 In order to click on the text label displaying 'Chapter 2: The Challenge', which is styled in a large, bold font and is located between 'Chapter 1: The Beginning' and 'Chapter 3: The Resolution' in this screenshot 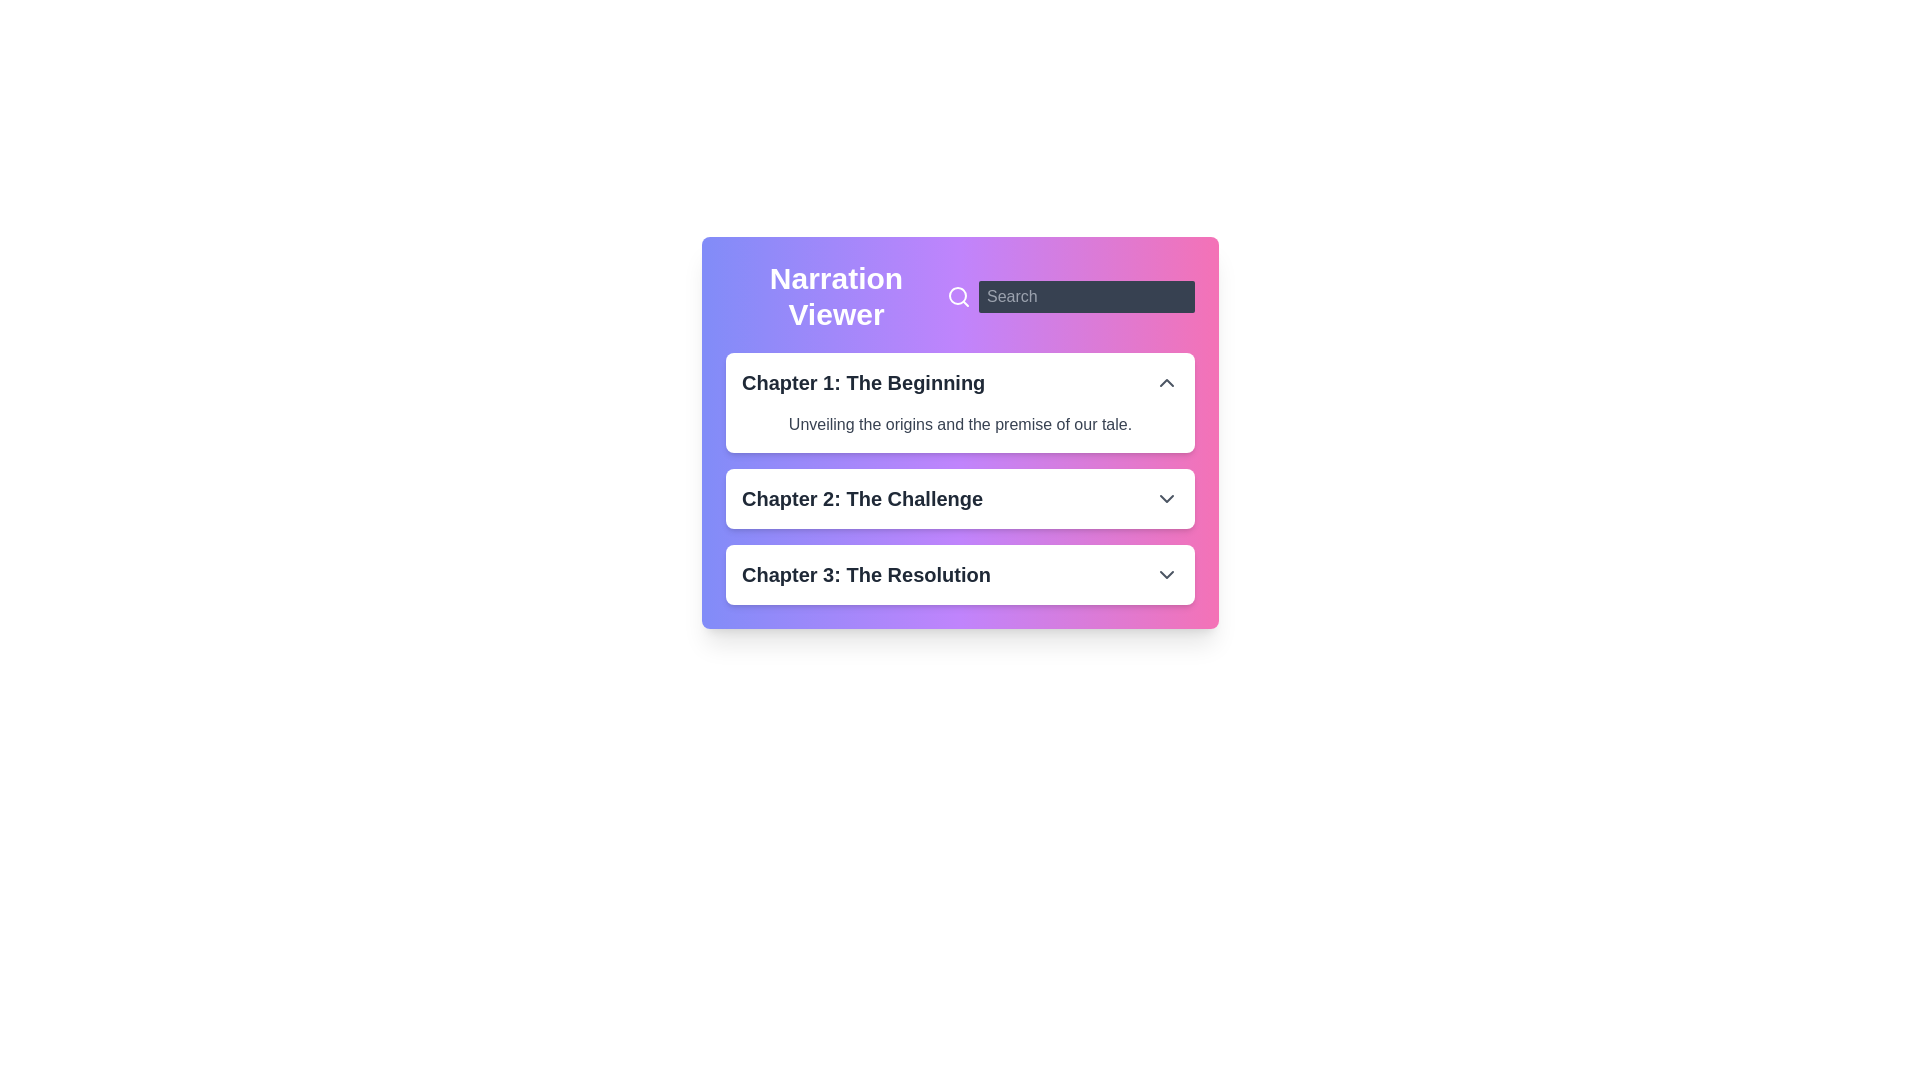, I will do `click(862, 497)`.